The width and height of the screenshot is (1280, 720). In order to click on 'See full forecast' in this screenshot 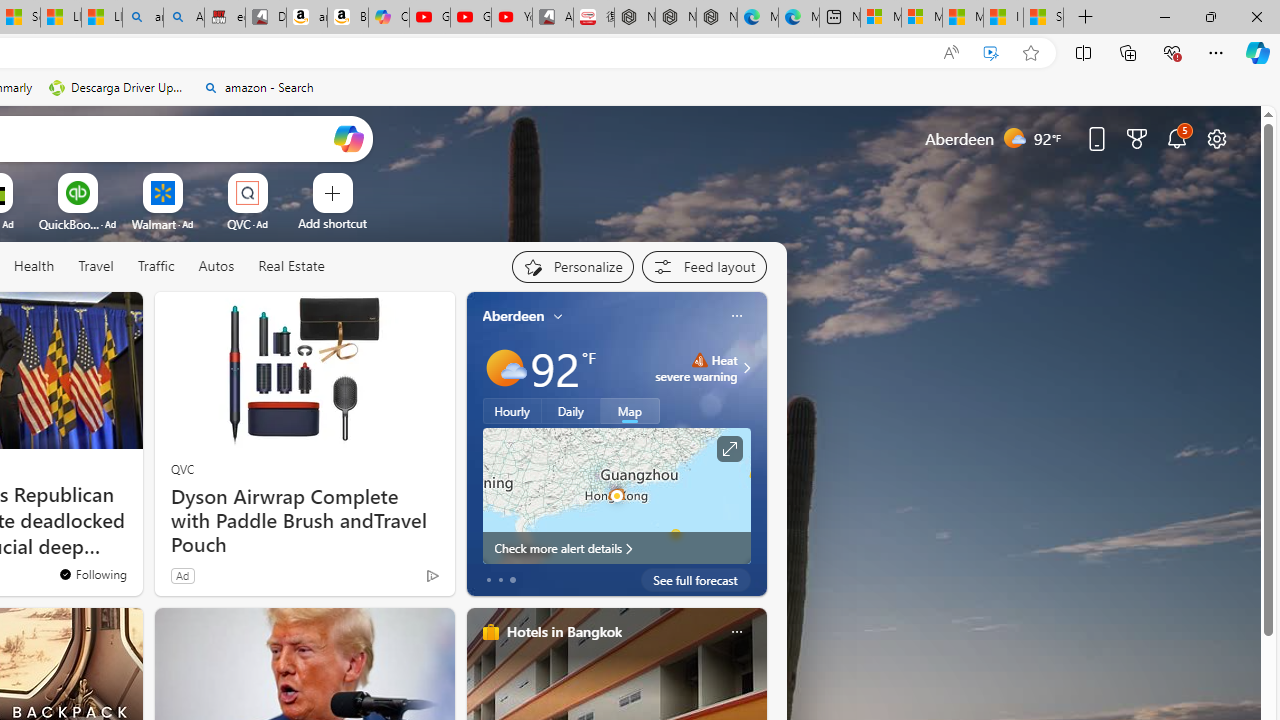, I will do `click(695, 579)`.